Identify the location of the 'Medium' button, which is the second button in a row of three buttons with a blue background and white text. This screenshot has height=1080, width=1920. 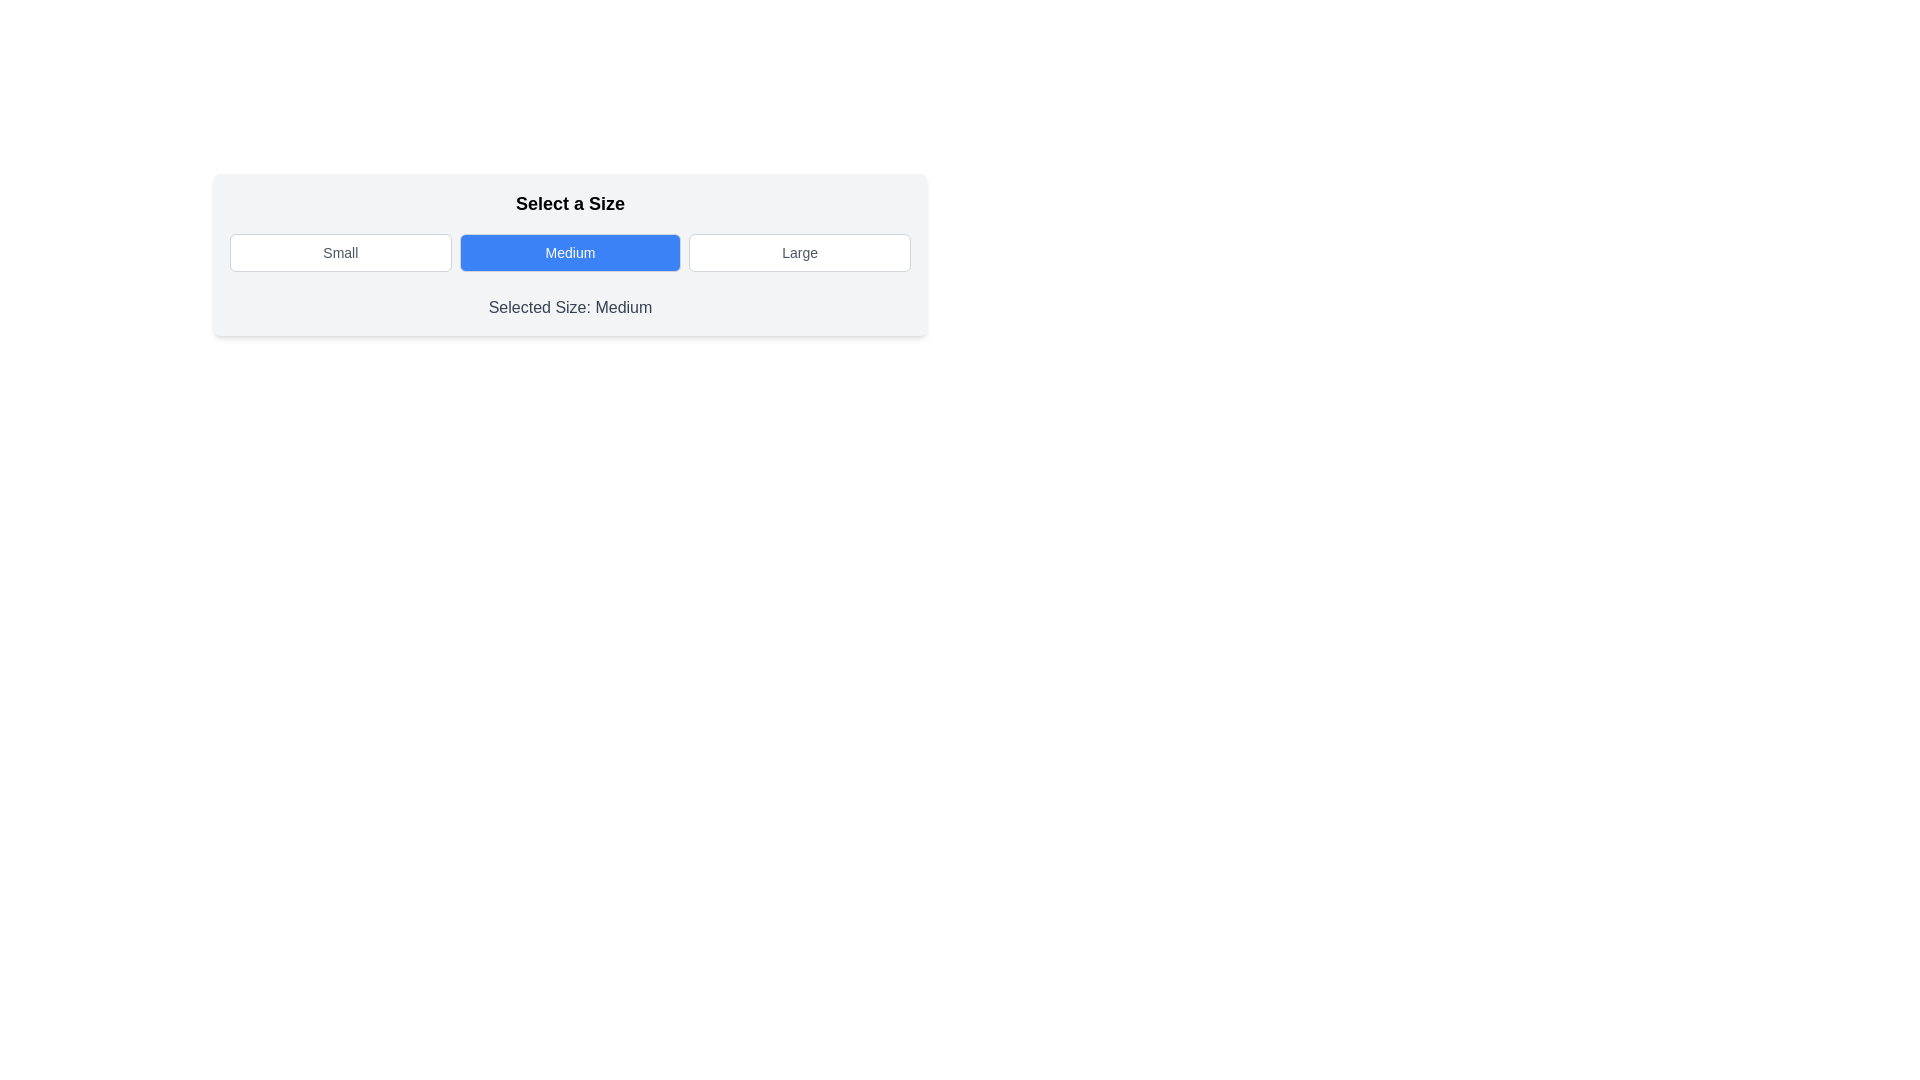
(569, 252).